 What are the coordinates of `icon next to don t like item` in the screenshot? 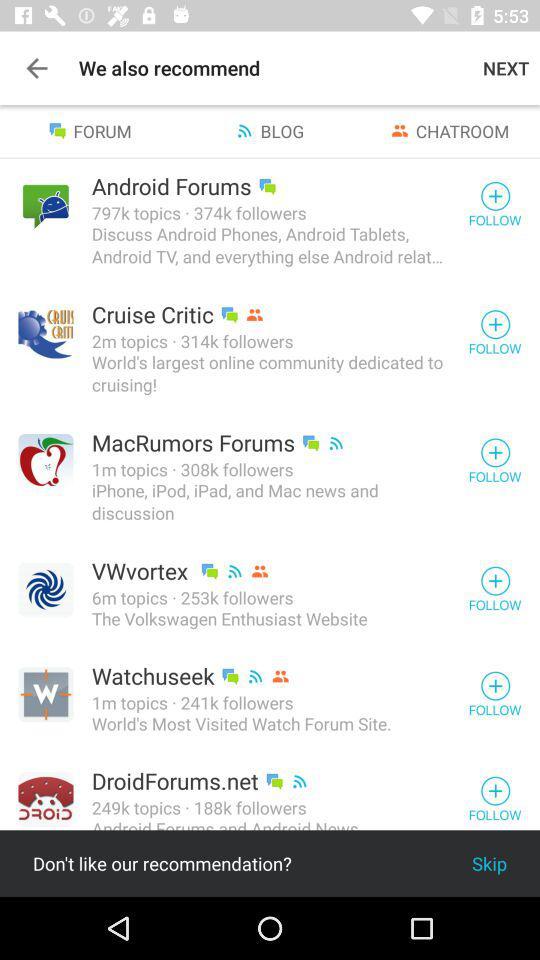 It's located at (488, 862).